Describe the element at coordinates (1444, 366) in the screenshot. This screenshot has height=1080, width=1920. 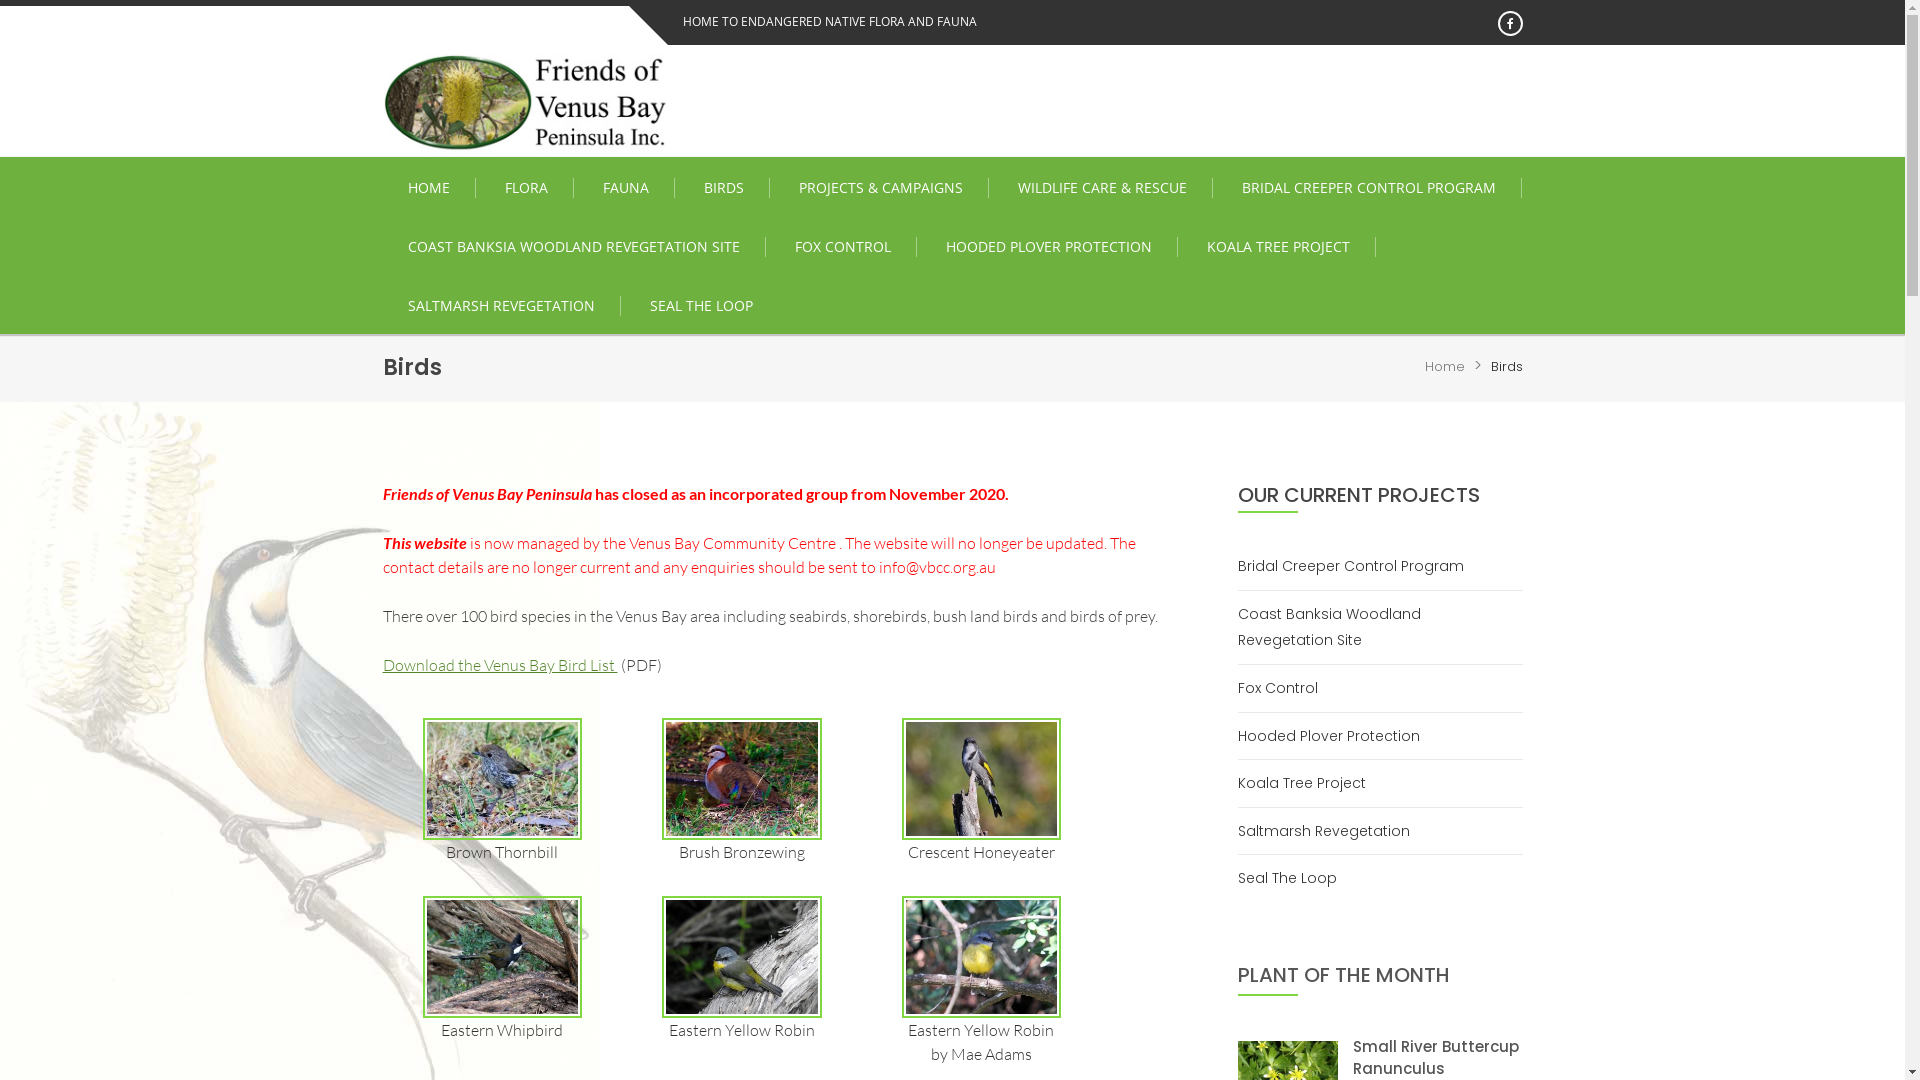
I see `'Home'` at that location.